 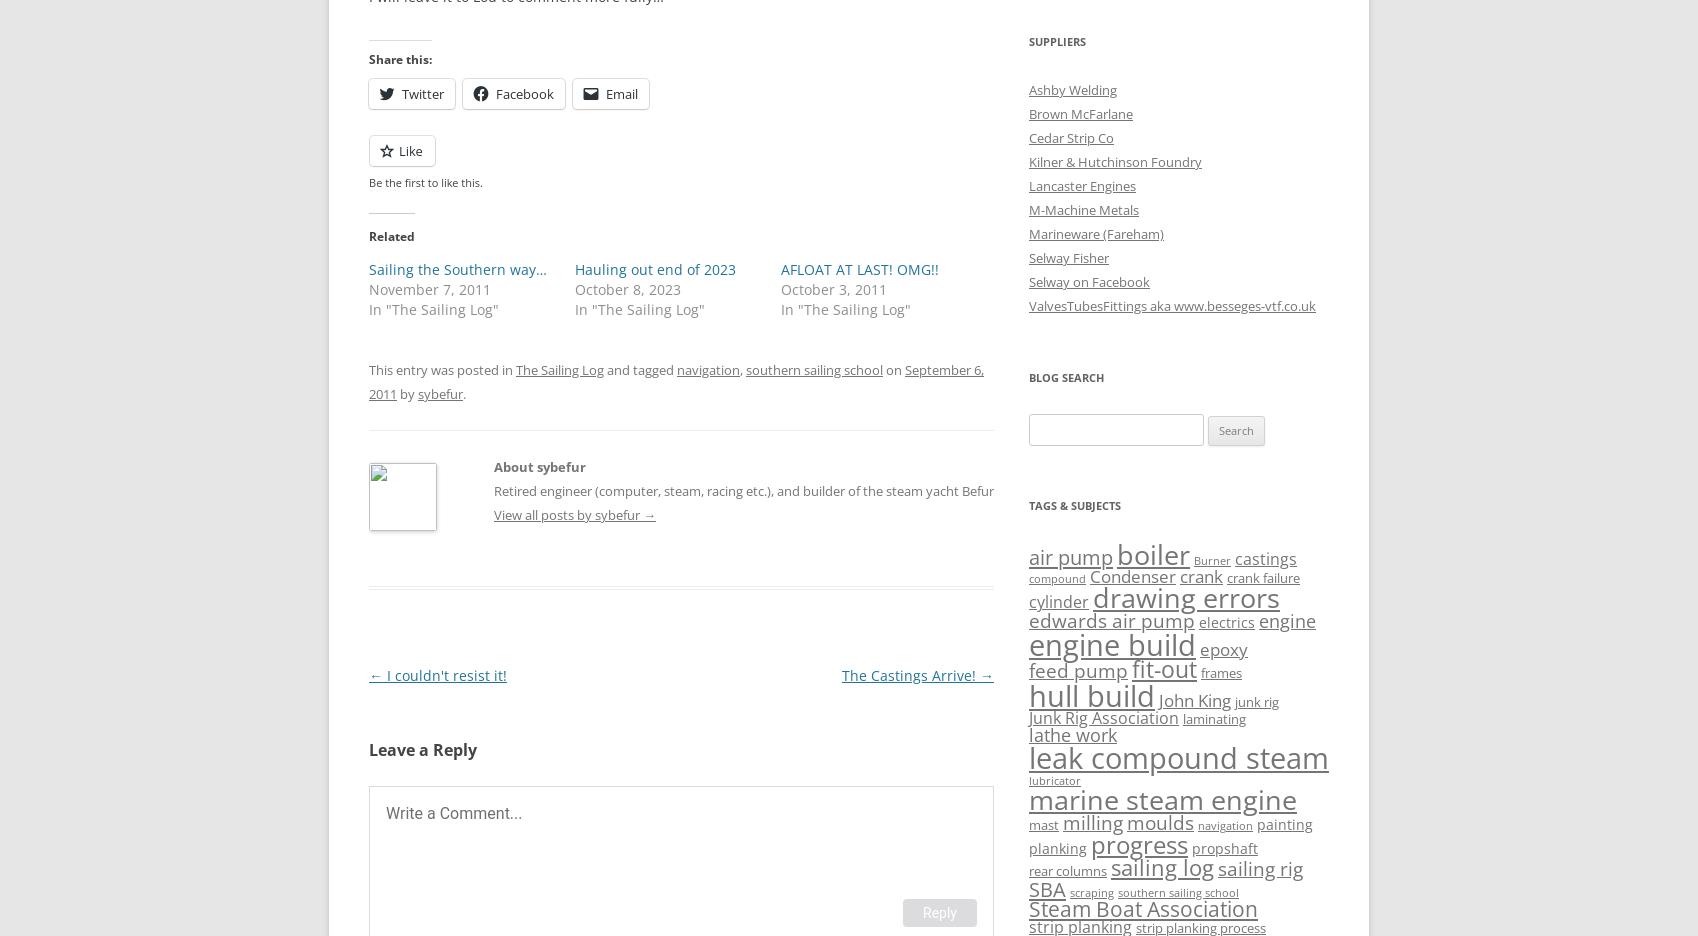 What do you see at coordinates (441, 370) in the screenshot?
I see `'This entry was posted in'` at bounding box center [441, 370].